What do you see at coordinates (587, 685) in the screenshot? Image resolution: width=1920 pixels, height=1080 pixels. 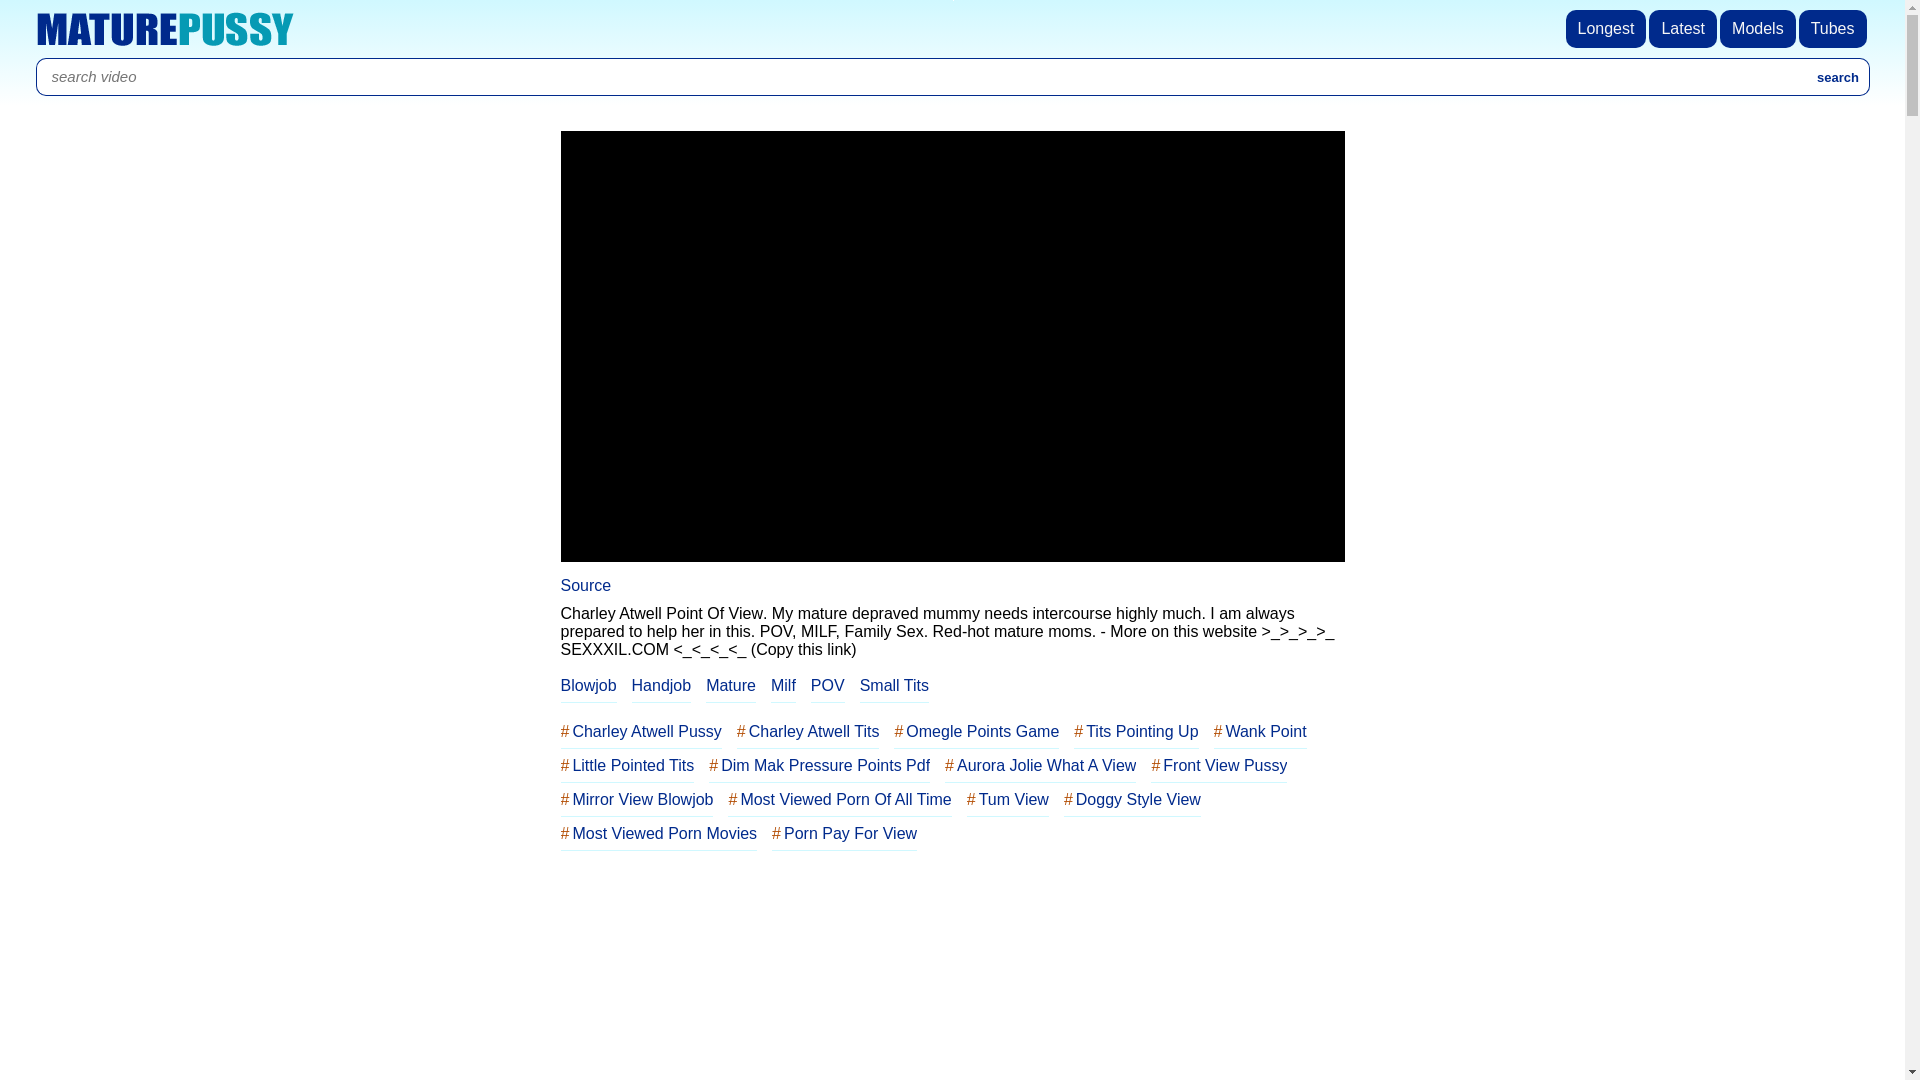 I see `'Blowjob'` at bounding box center [587, 685].